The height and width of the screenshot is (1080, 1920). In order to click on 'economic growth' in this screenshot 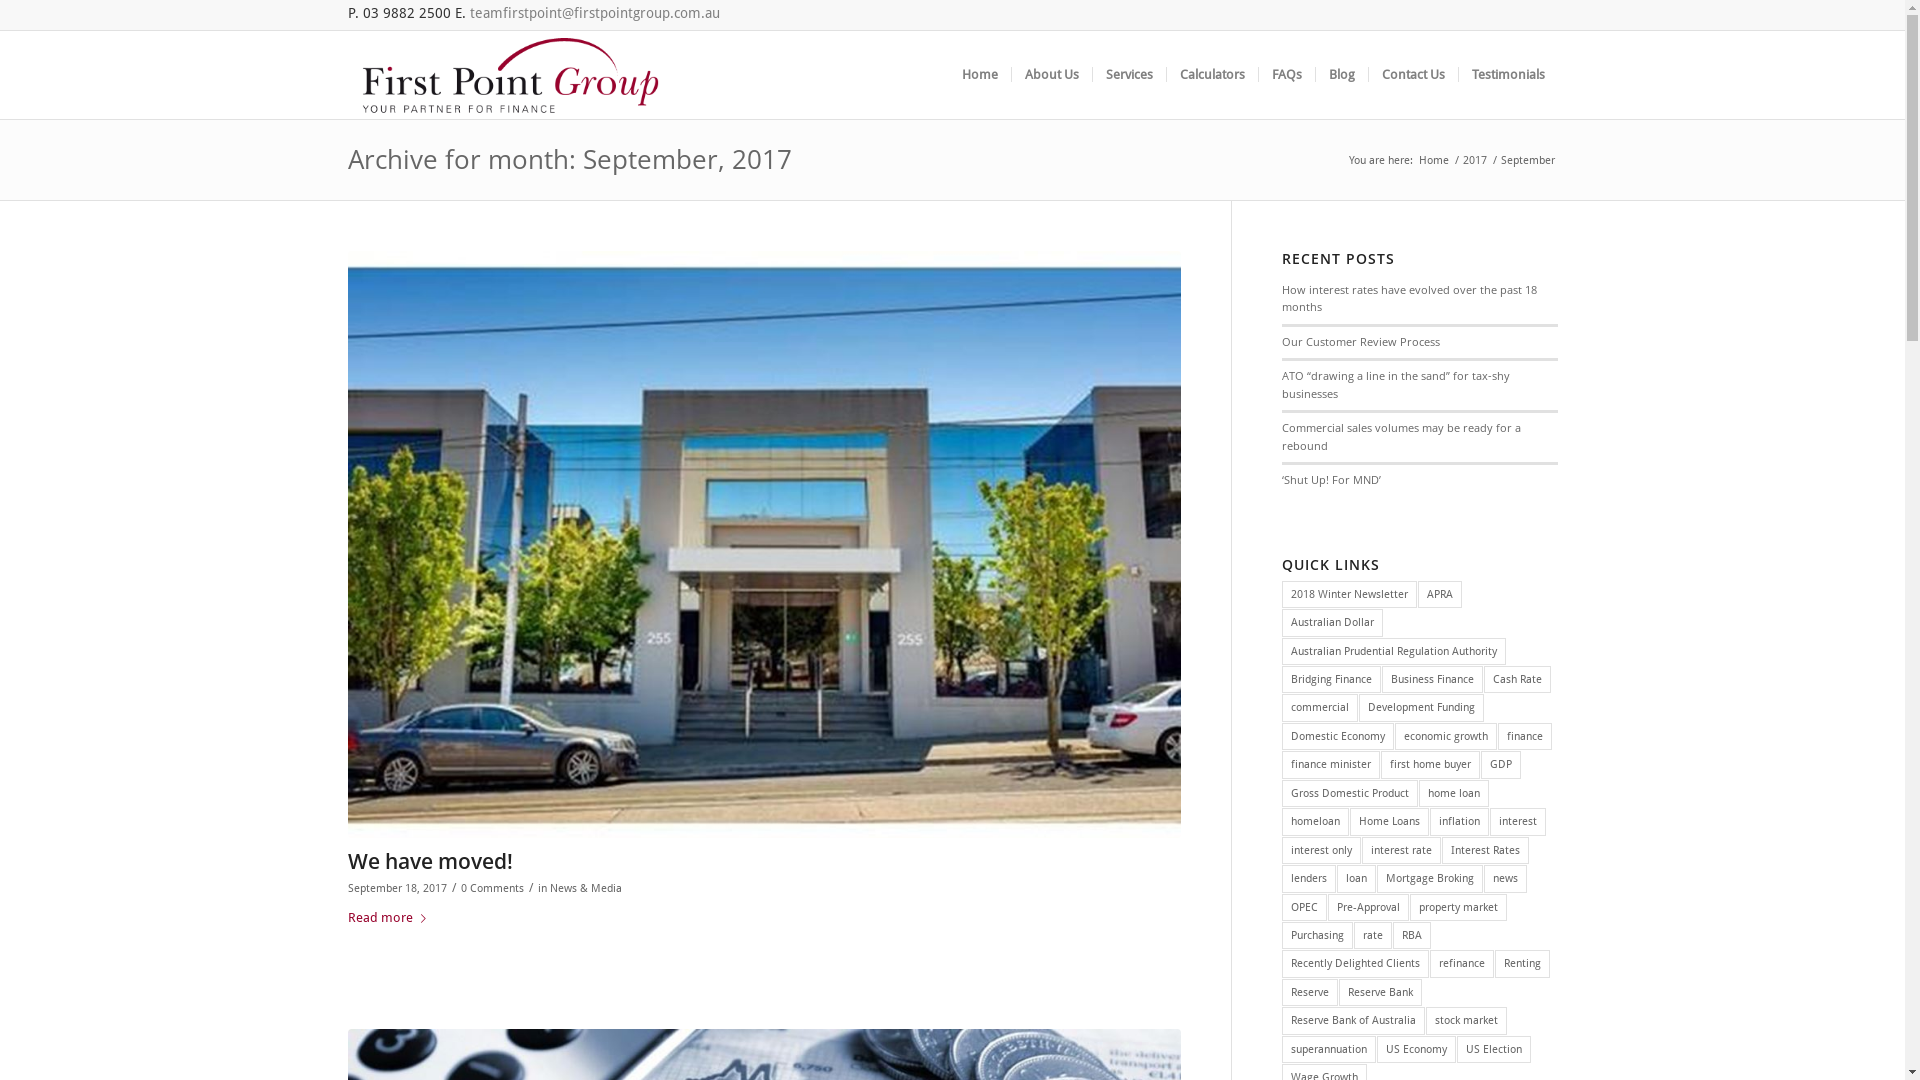, I will do `click(1445, 736)`.